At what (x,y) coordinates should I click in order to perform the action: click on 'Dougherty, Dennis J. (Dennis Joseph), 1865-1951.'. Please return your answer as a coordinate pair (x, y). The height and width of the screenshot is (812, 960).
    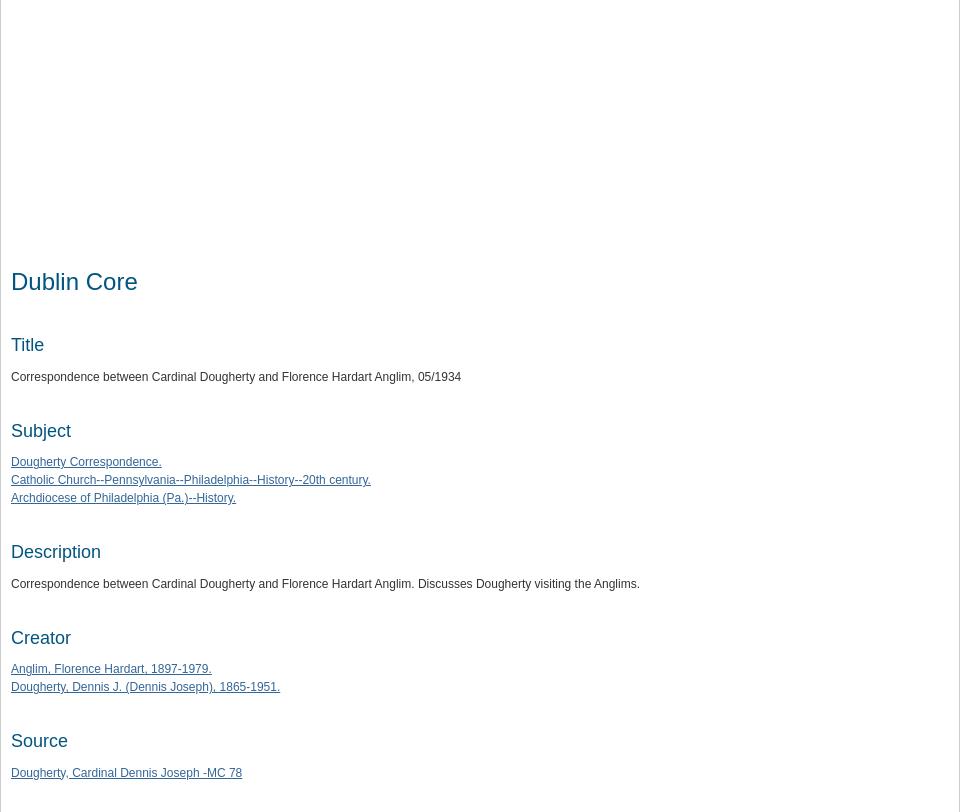
    Looking at the image, I should click on (144, 687).